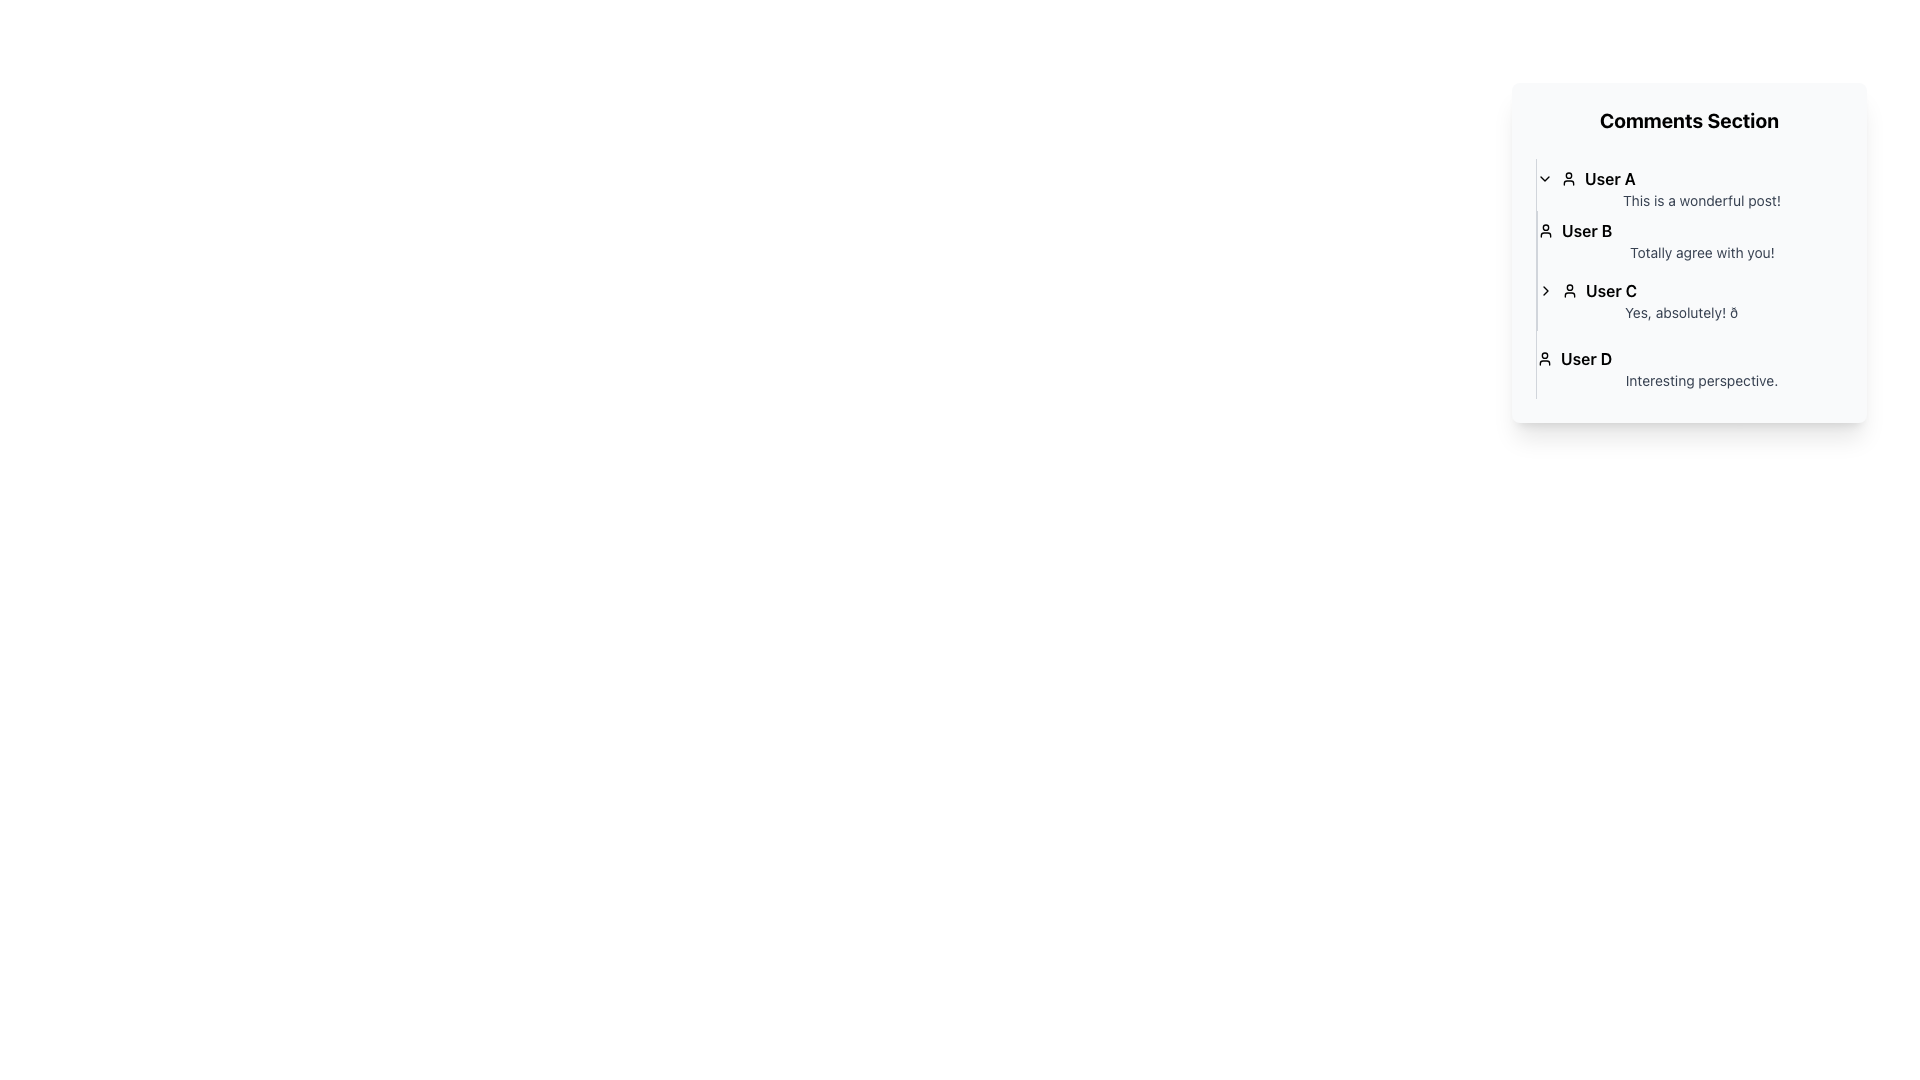  I want to click on the SVG-based user avatar icon representing 'User C' in the third comment entry of the comments section, so click(1568, 290).